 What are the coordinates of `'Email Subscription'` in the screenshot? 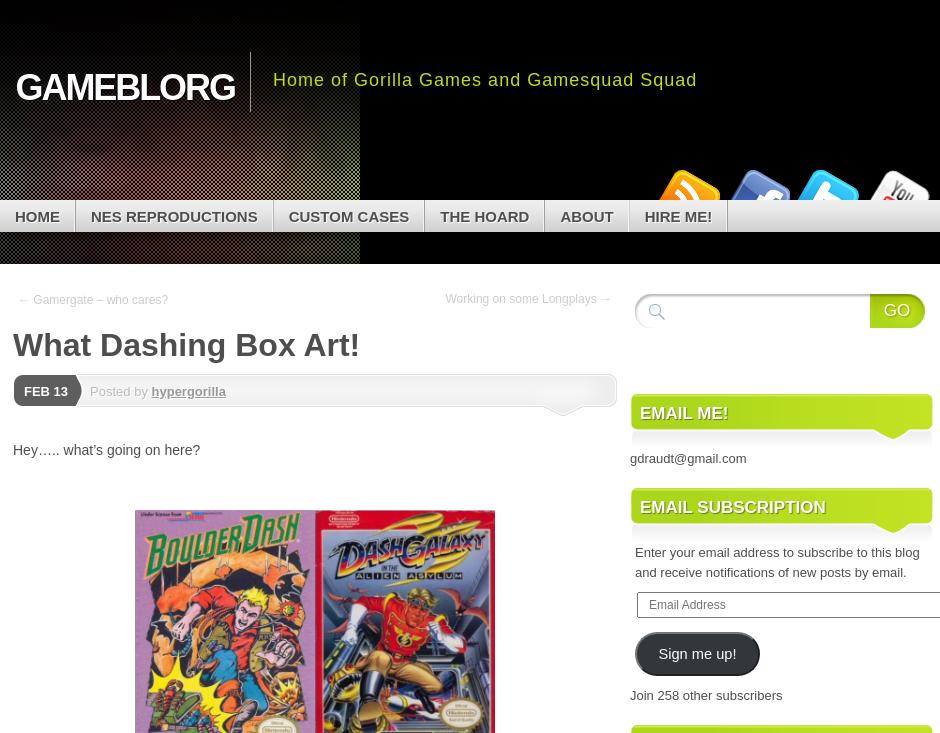 It's located at (640, 506).